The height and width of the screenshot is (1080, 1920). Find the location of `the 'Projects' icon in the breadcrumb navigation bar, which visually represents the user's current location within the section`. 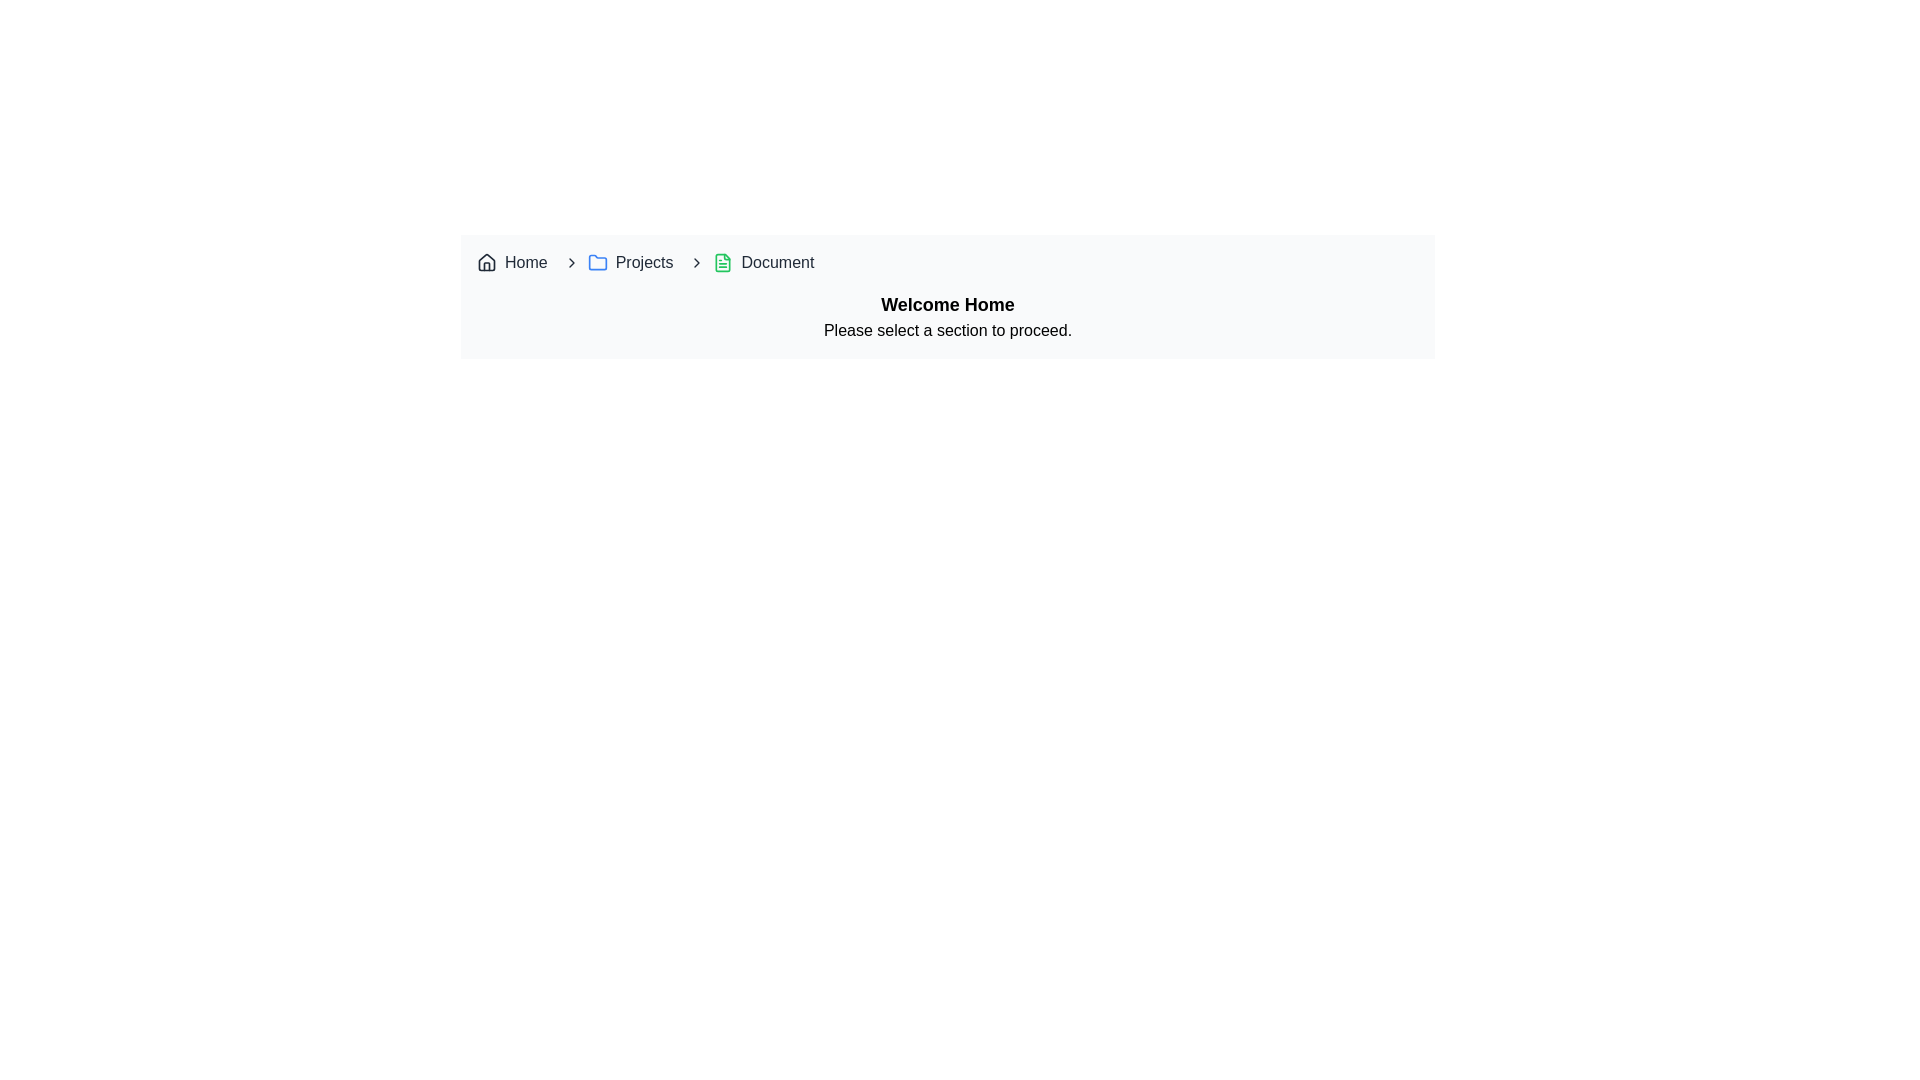

the 'Projects' icon in the breadcrumb navigation bar, which visually represents the user's current location within the section is located at coordinates (596, 261).